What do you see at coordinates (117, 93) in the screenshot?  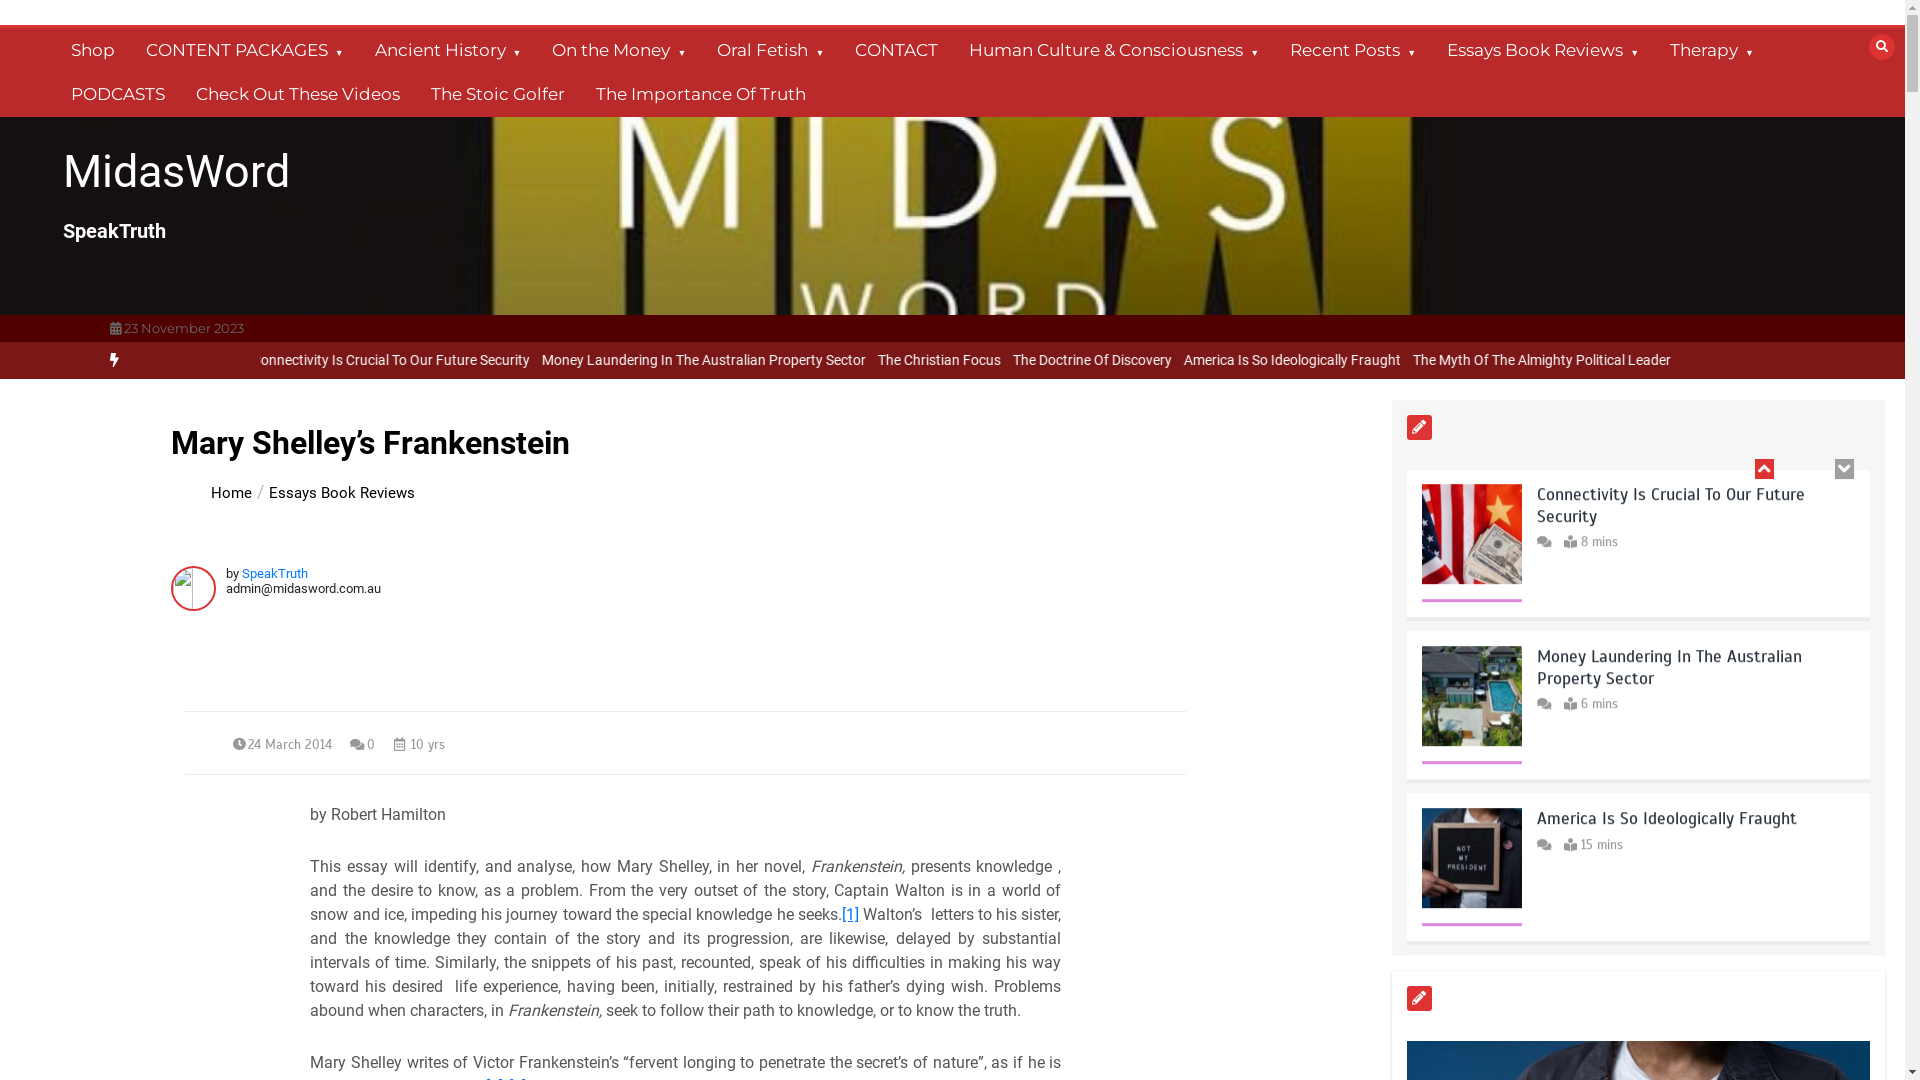 I see `'PODCASTS'` at bounding box center [117, 93].